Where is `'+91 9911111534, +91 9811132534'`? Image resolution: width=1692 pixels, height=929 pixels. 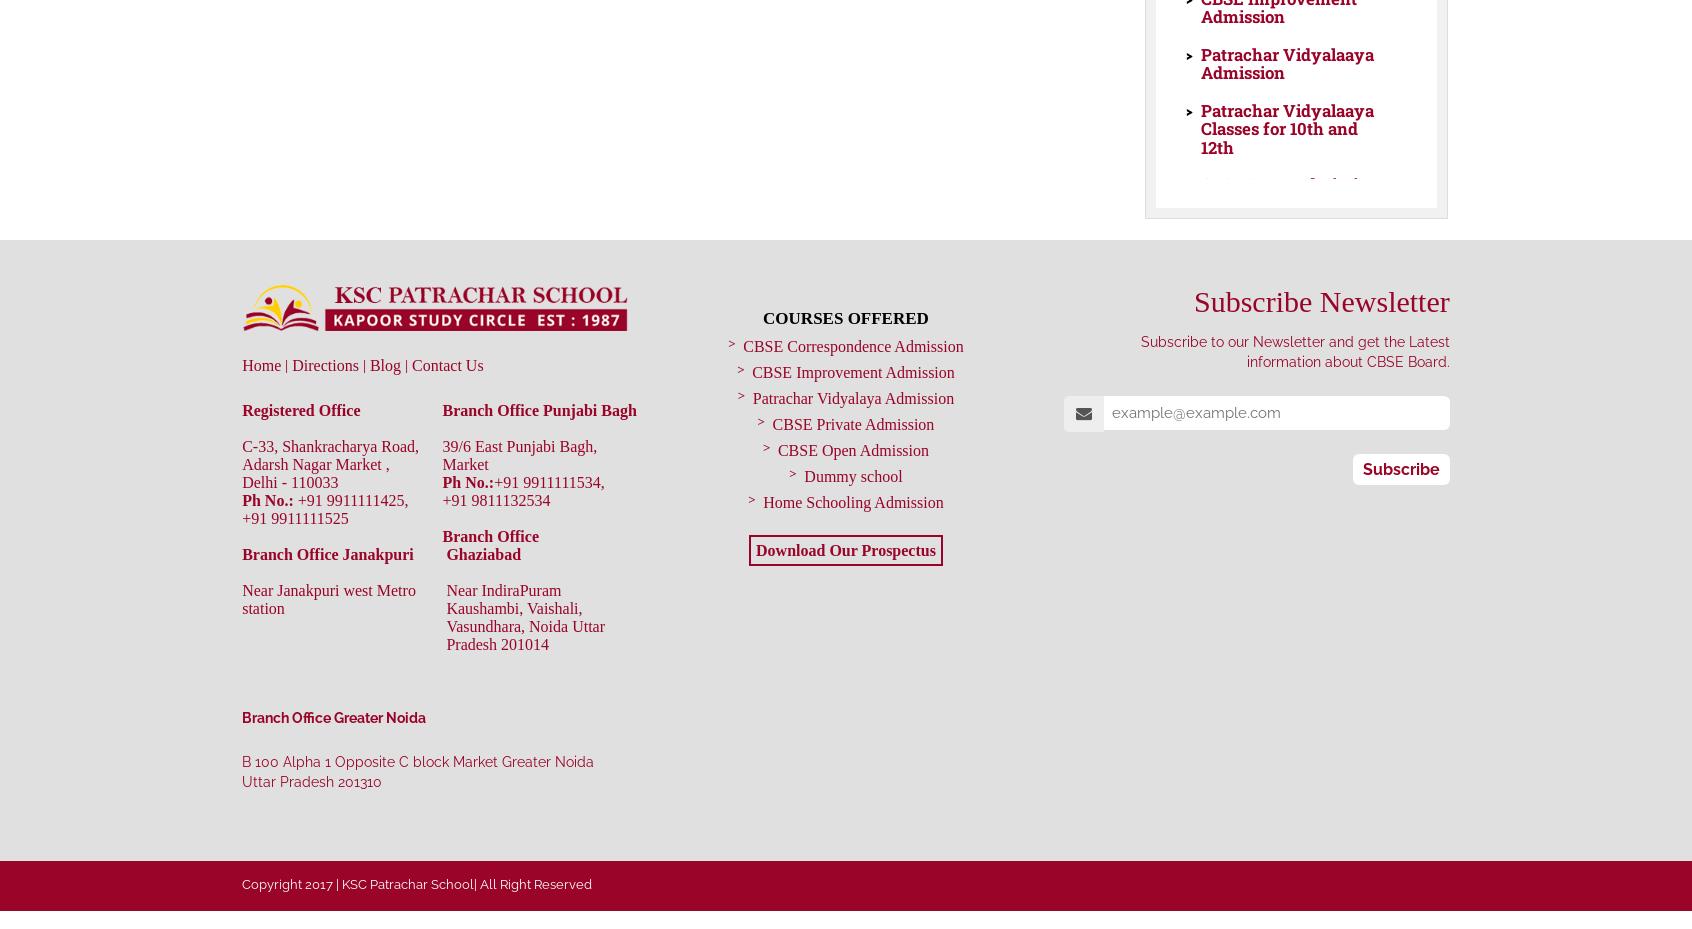 '+91 9911111534, +91 9811132534' is located at coordinates (522, 490).